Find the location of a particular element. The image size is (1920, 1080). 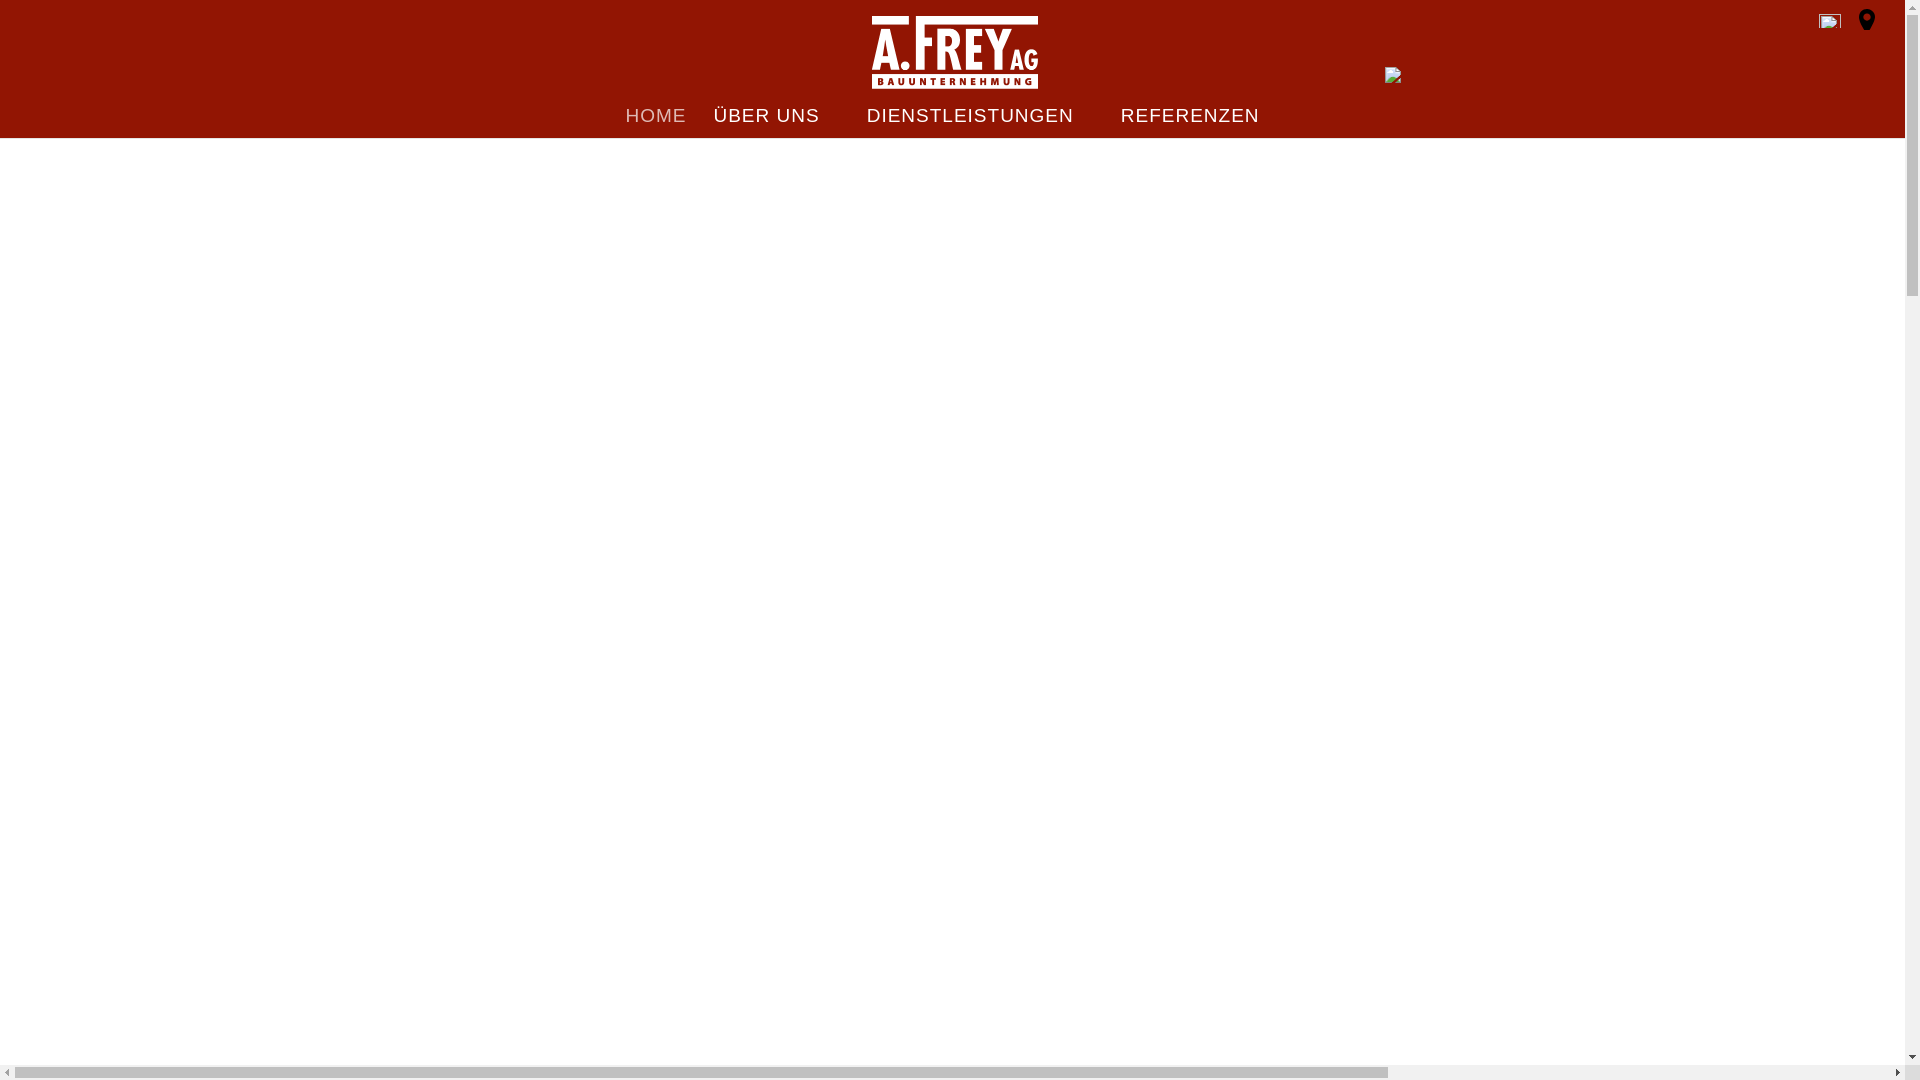

'HOME' is located at coordinates (623, 123).